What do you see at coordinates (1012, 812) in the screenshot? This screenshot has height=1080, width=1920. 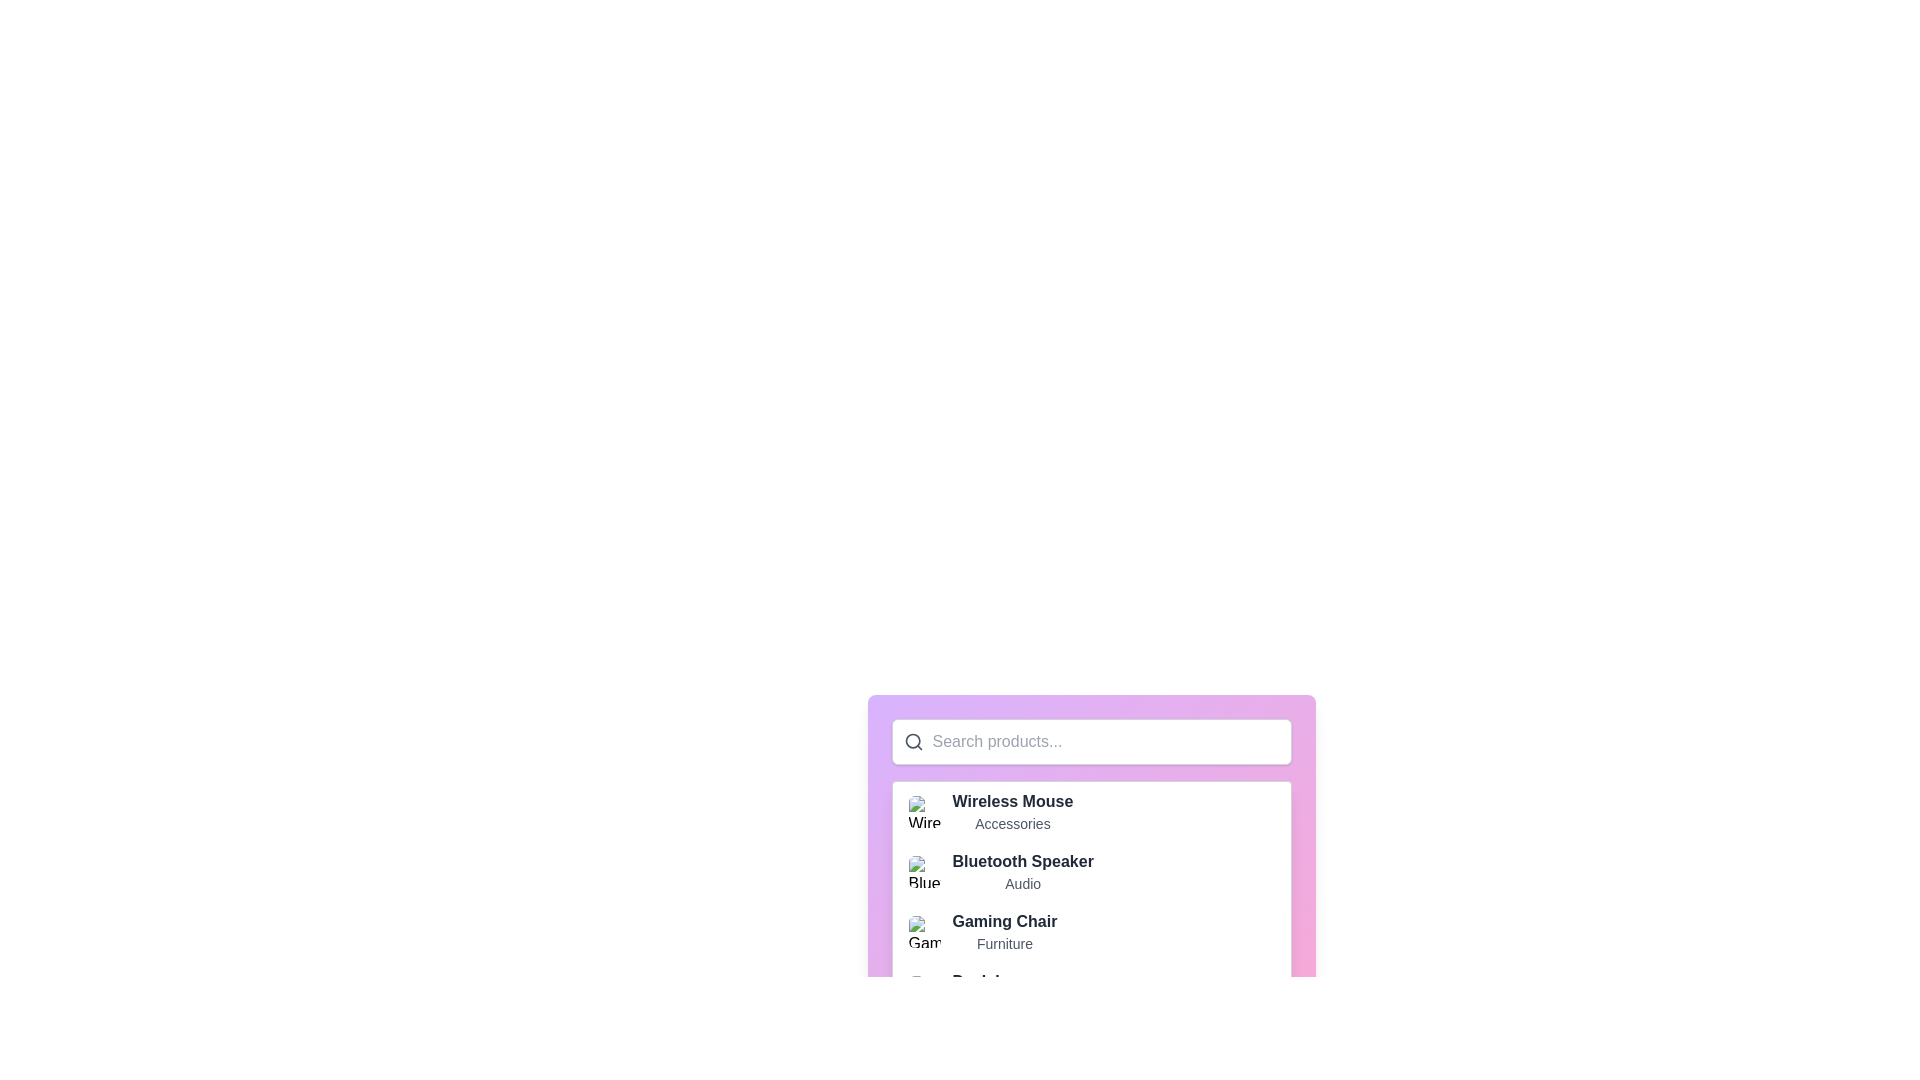 I see `the Text label titled 'Wireless Mouse' with the category 'Accessories'` at bounding box center [1012, 812].